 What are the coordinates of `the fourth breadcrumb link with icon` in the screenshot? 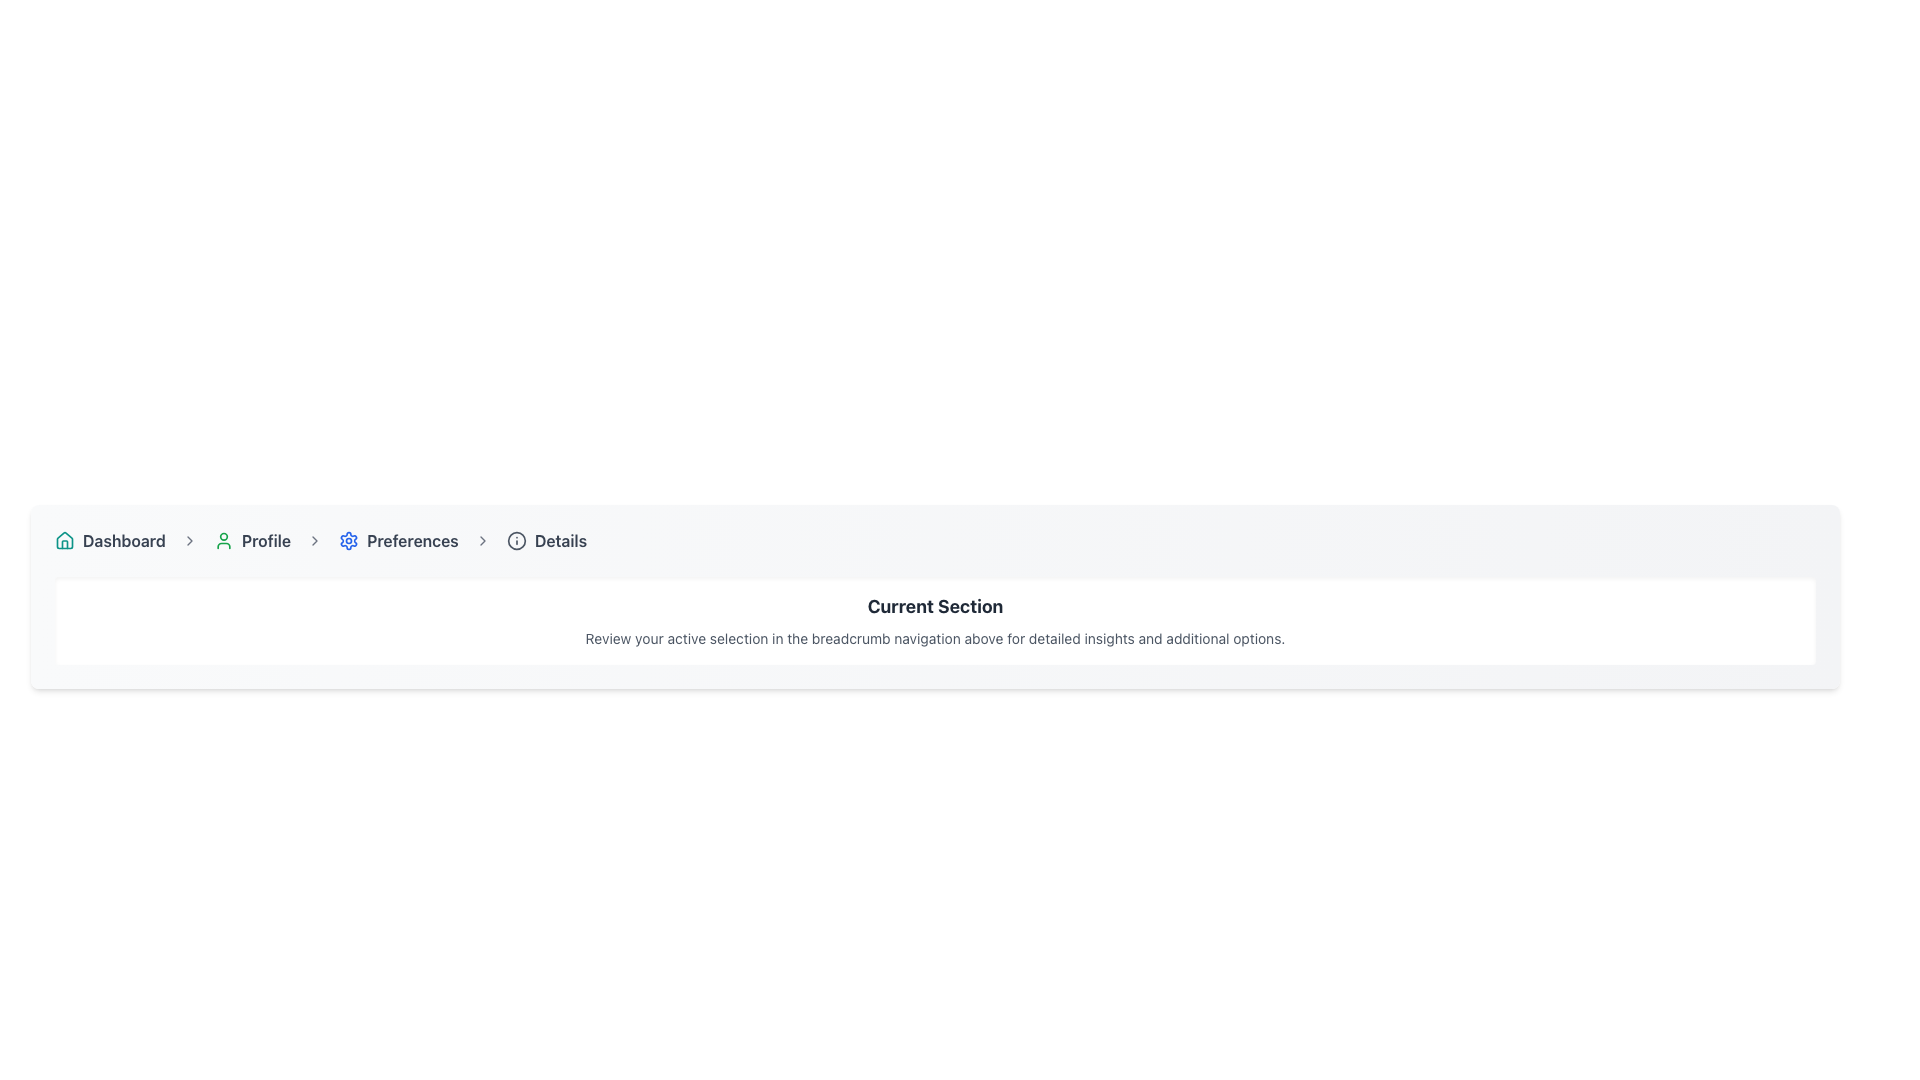 It's located at (547, 540).